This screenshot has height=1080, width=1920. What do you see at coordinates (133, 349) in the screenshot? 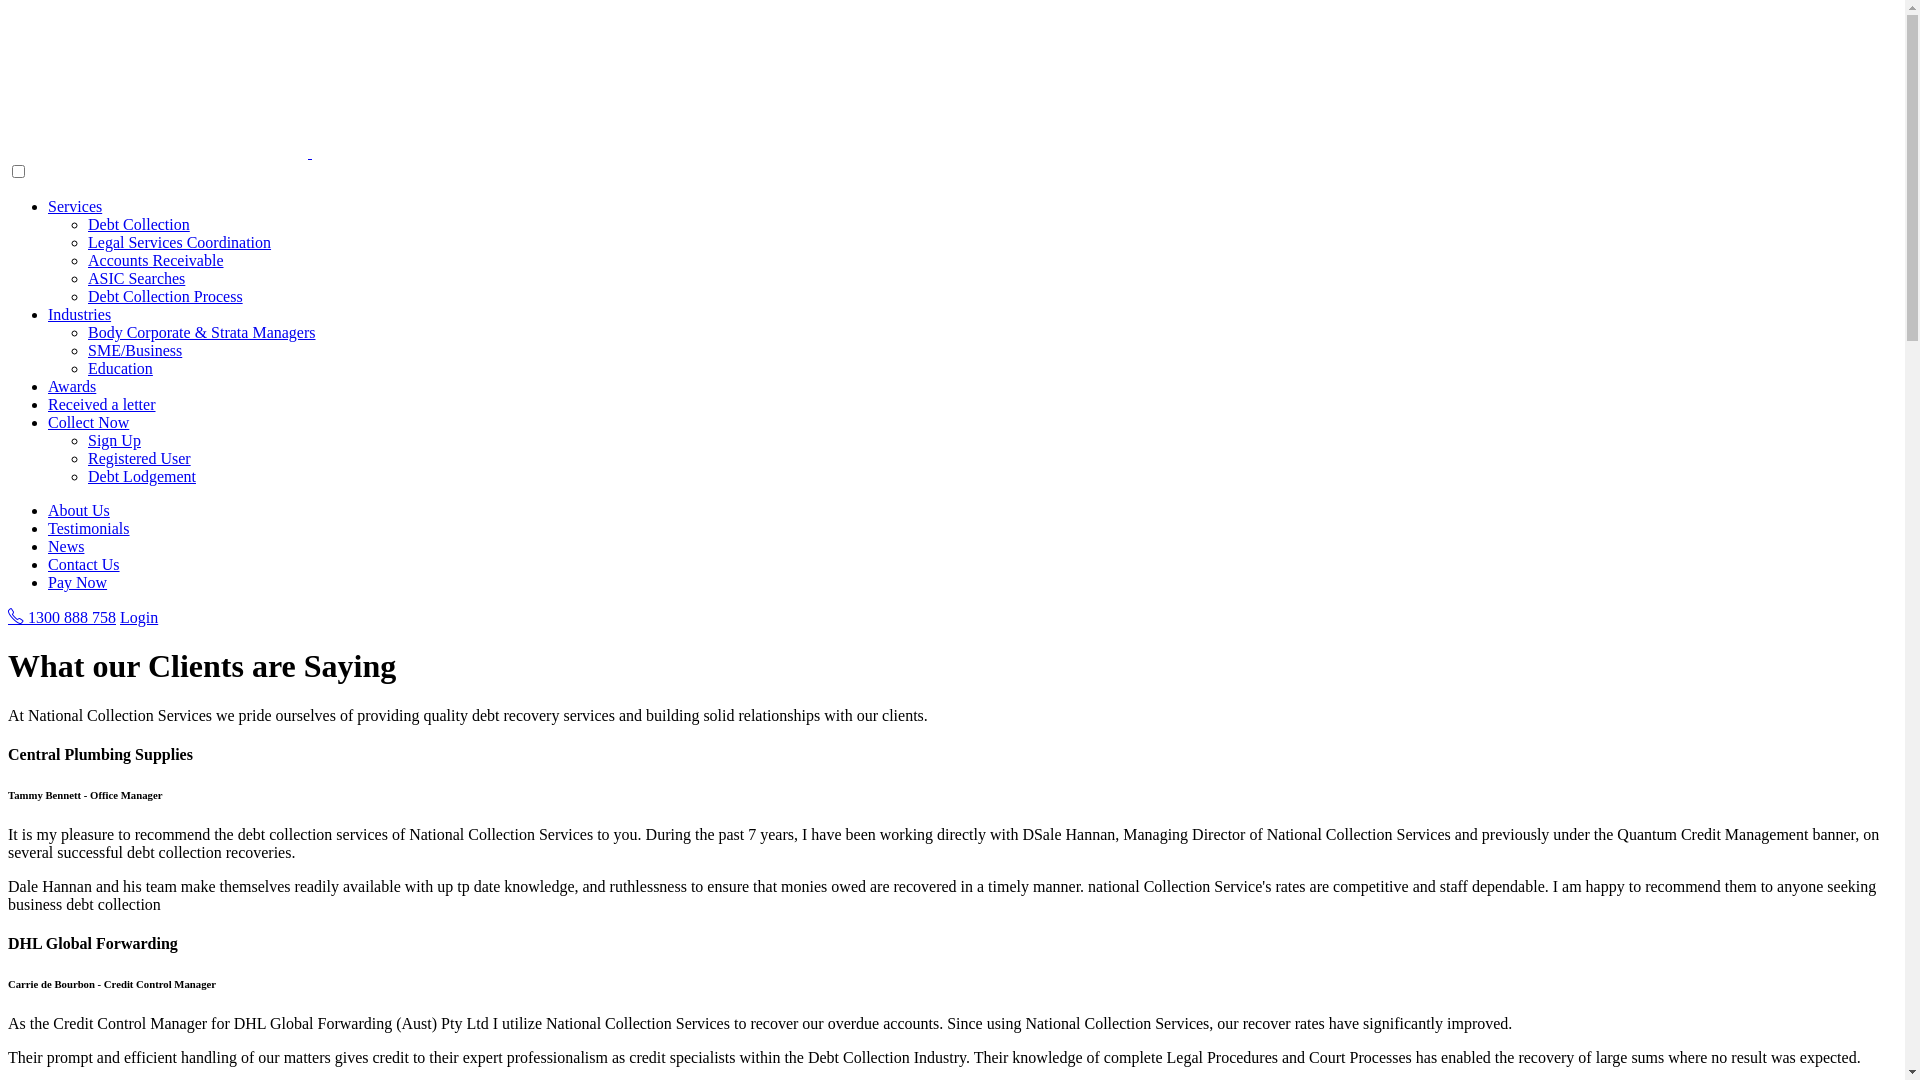
I see `'SME/Business'` at bounding box center [133, 349].